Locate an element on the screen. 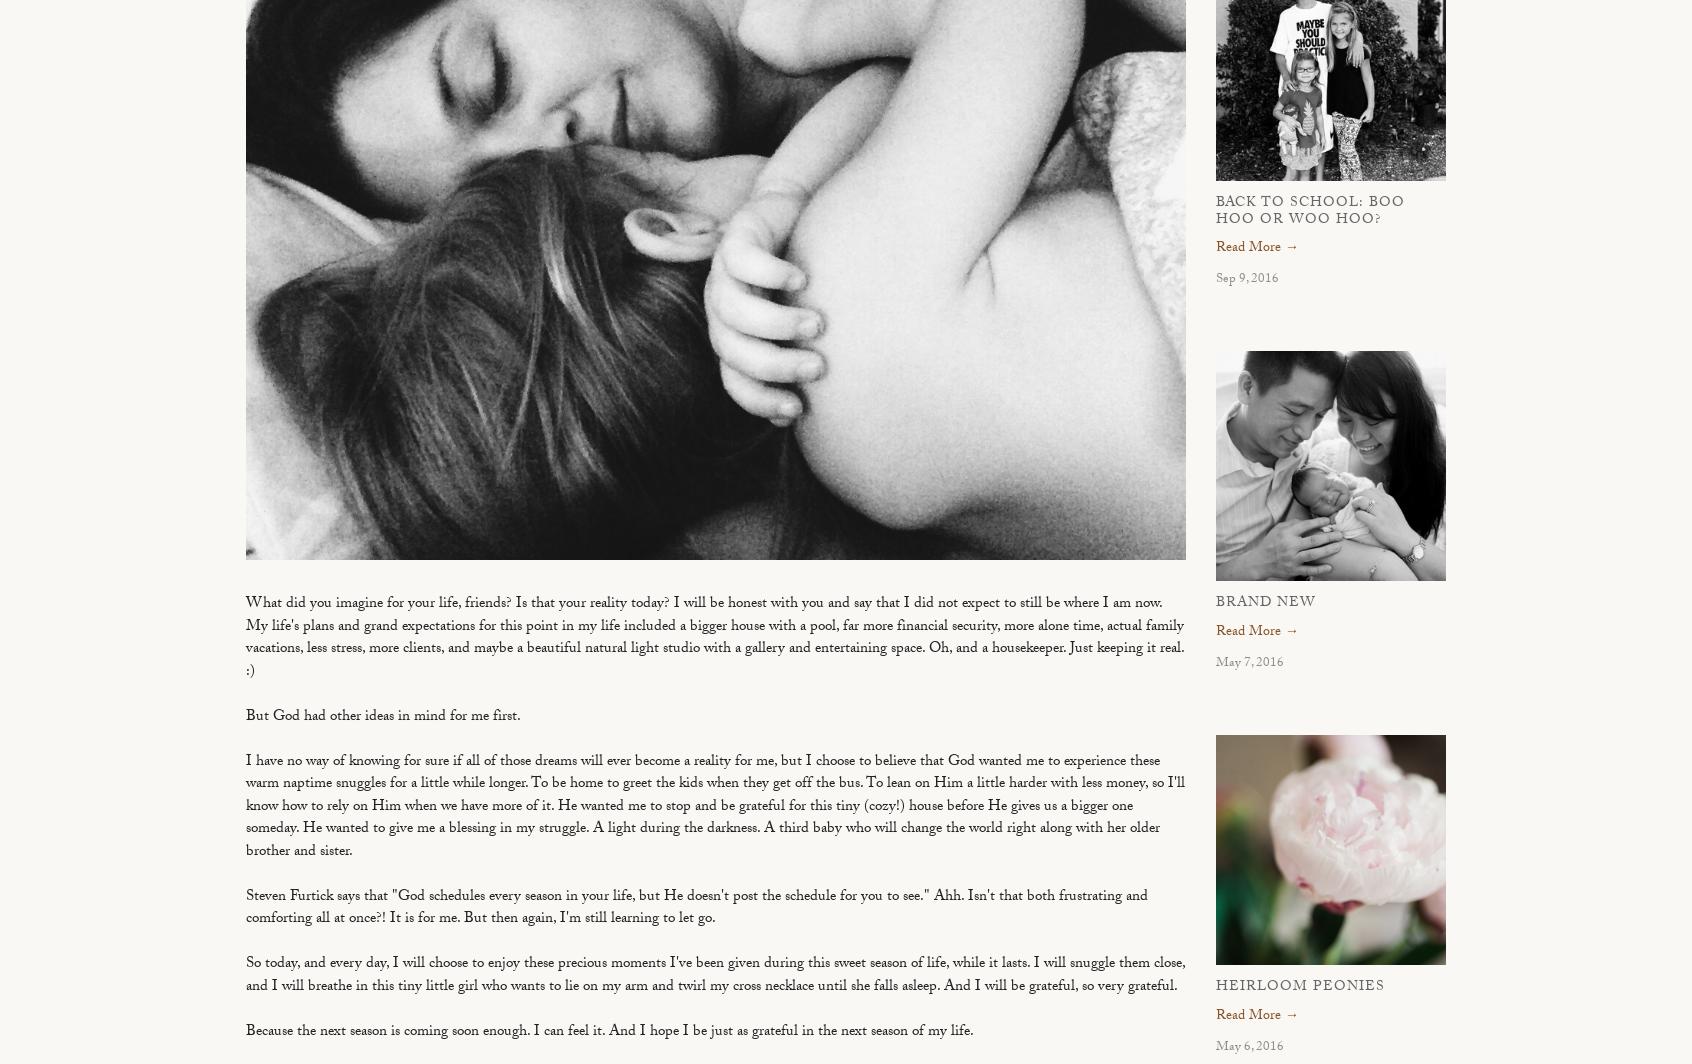 This screenshot has height=1064, width=1692. 'May 6, 2016' is located at coordinates (1250, 1046).